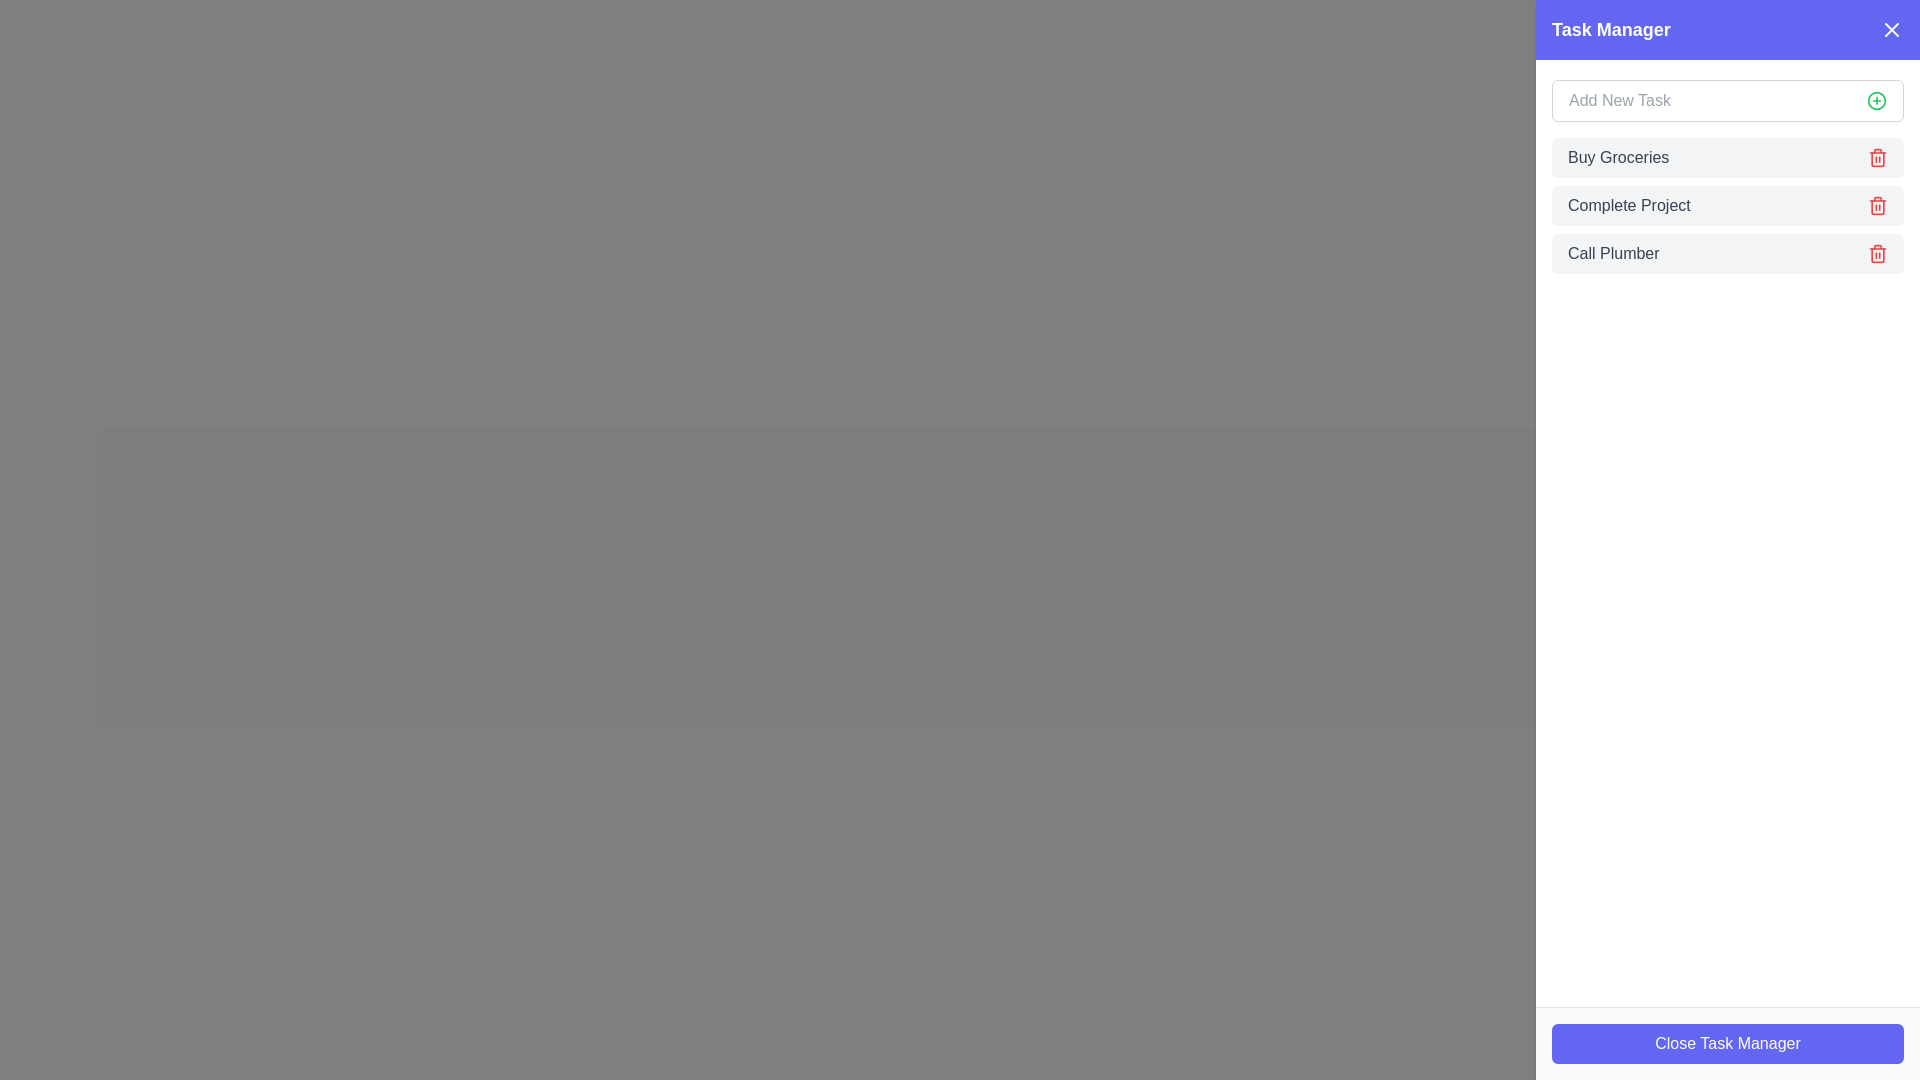  Describe the element at coordinates (1613, 253) in the screenshot. I see `the gray text label reading 'Call Plumber' located in the third position of the vertical task list within the 'Task Manager' panel` at that location.